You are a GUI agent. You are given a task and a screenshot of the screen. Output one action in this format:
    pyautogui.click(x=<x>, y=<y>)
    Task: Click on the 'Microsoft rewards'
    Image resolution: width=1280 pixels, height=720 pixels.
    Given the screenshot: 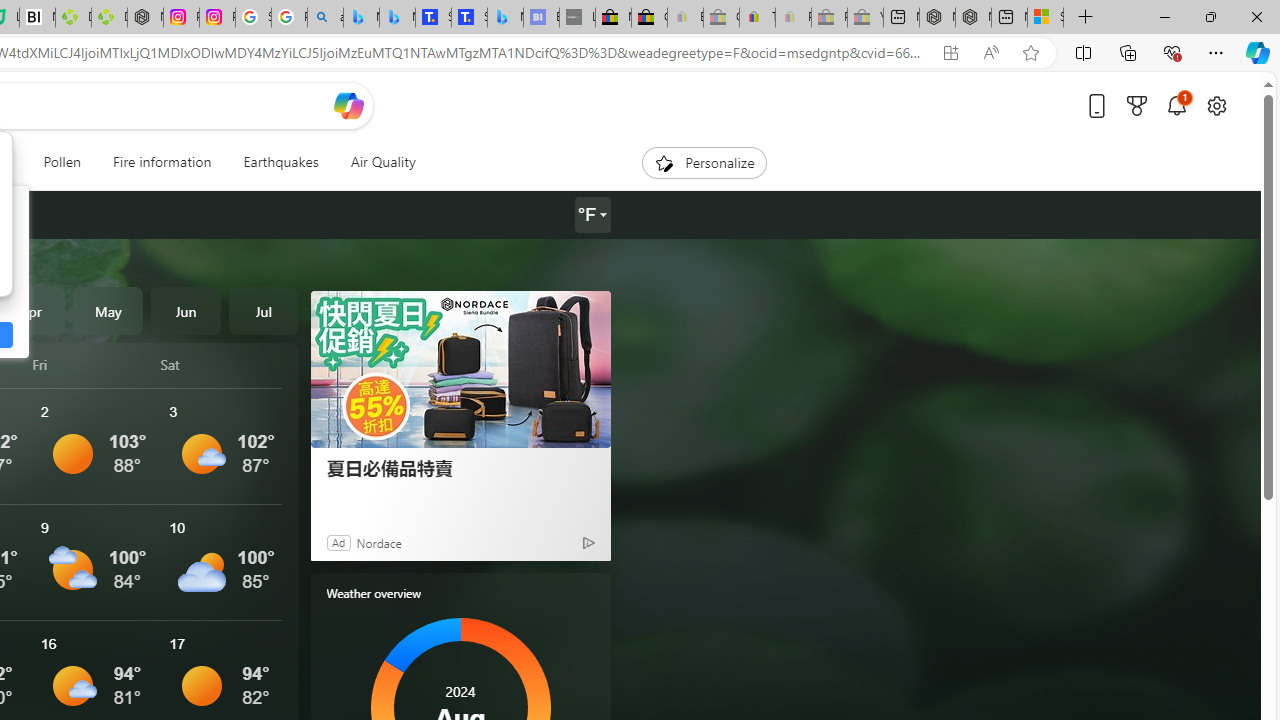 What is the action you would take?
    pyautogui.click(x=1137, y=105)
    